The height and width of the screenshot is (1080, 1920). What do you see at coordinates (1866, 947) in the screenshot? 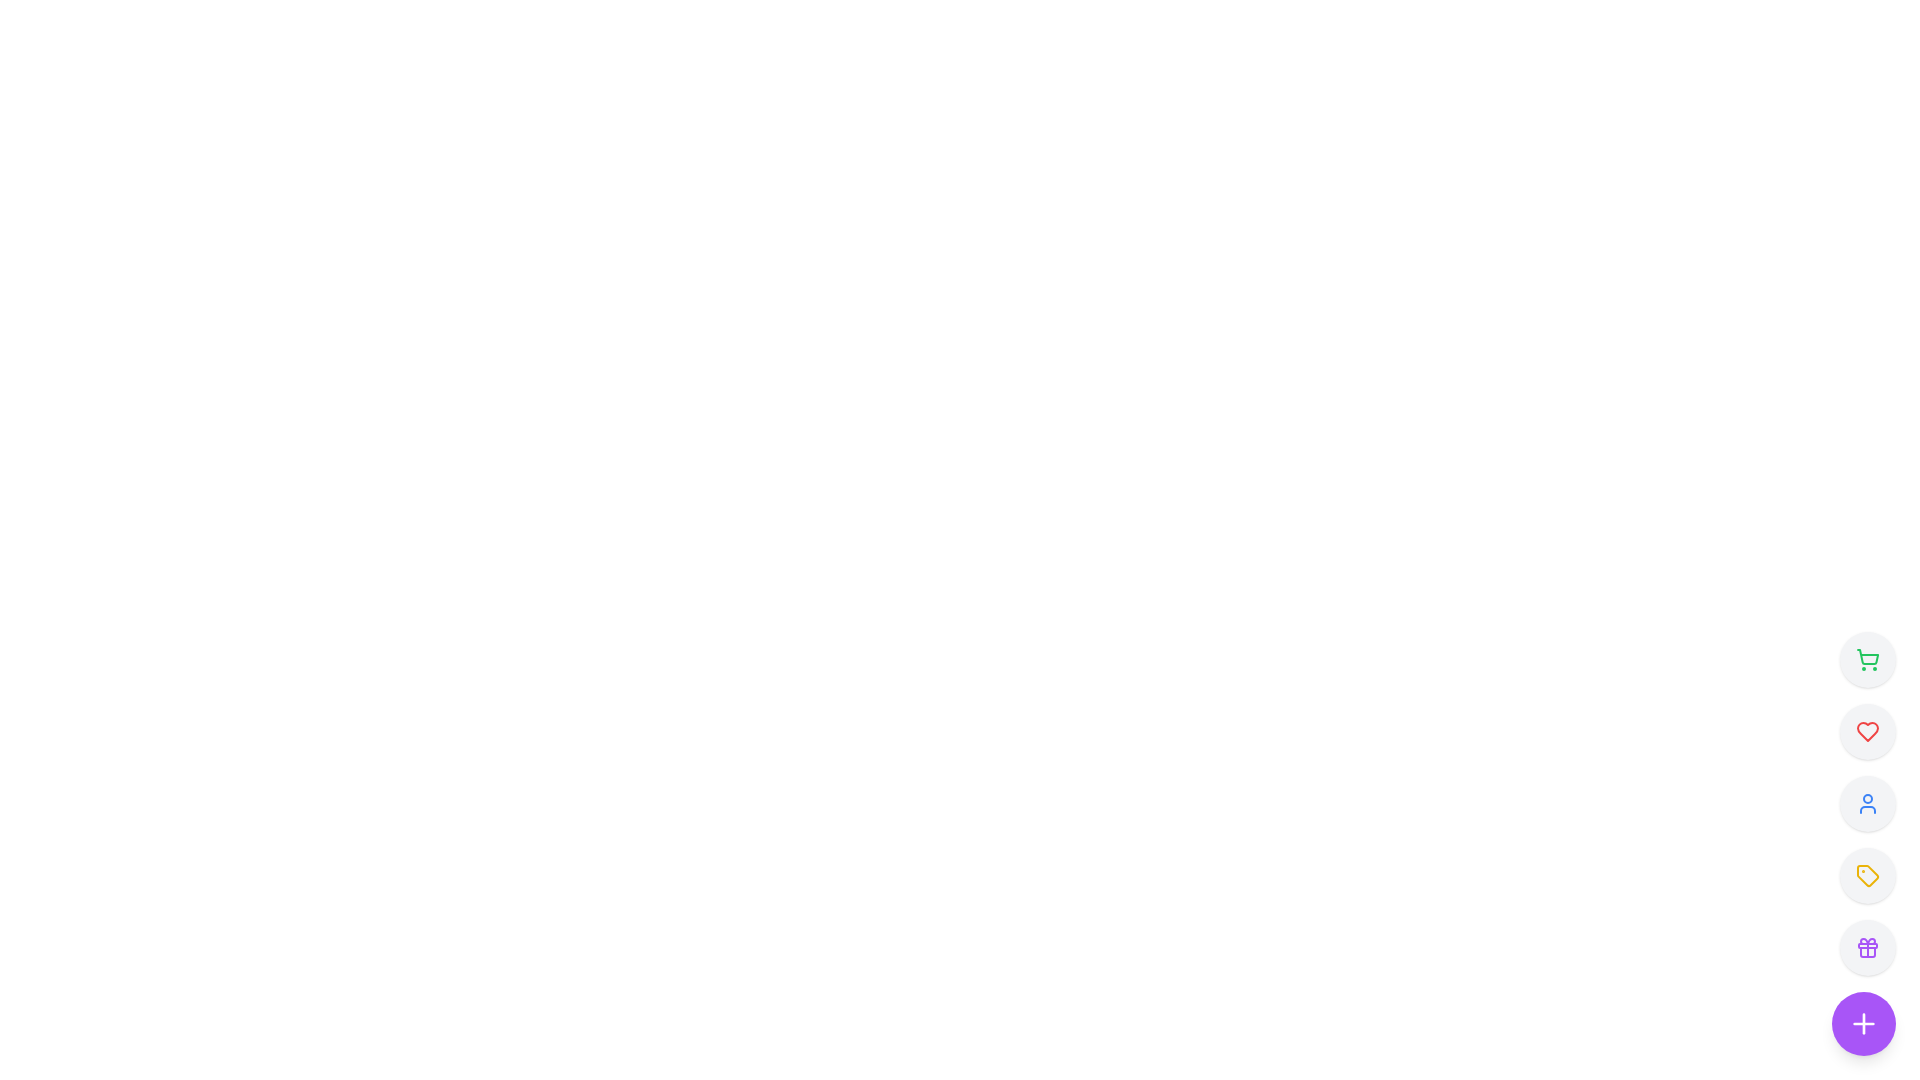
I see `the 'gift' icon button, the fifth circular button in a vertical stack on the right side` at bounding box center [1866, 947].